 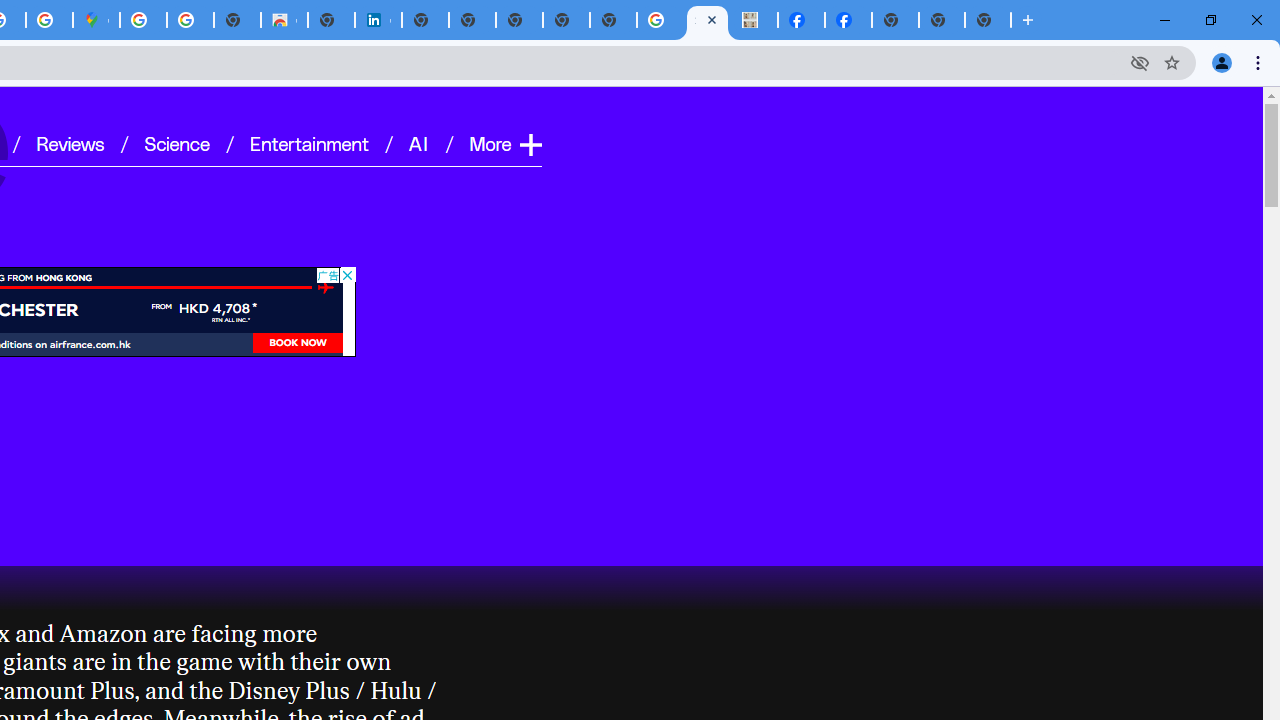 What do you see at coordinates (848, 20) in the screenshot?
I see `'Miley Cyrus | Facebook'` at bounding box center [848, 20].